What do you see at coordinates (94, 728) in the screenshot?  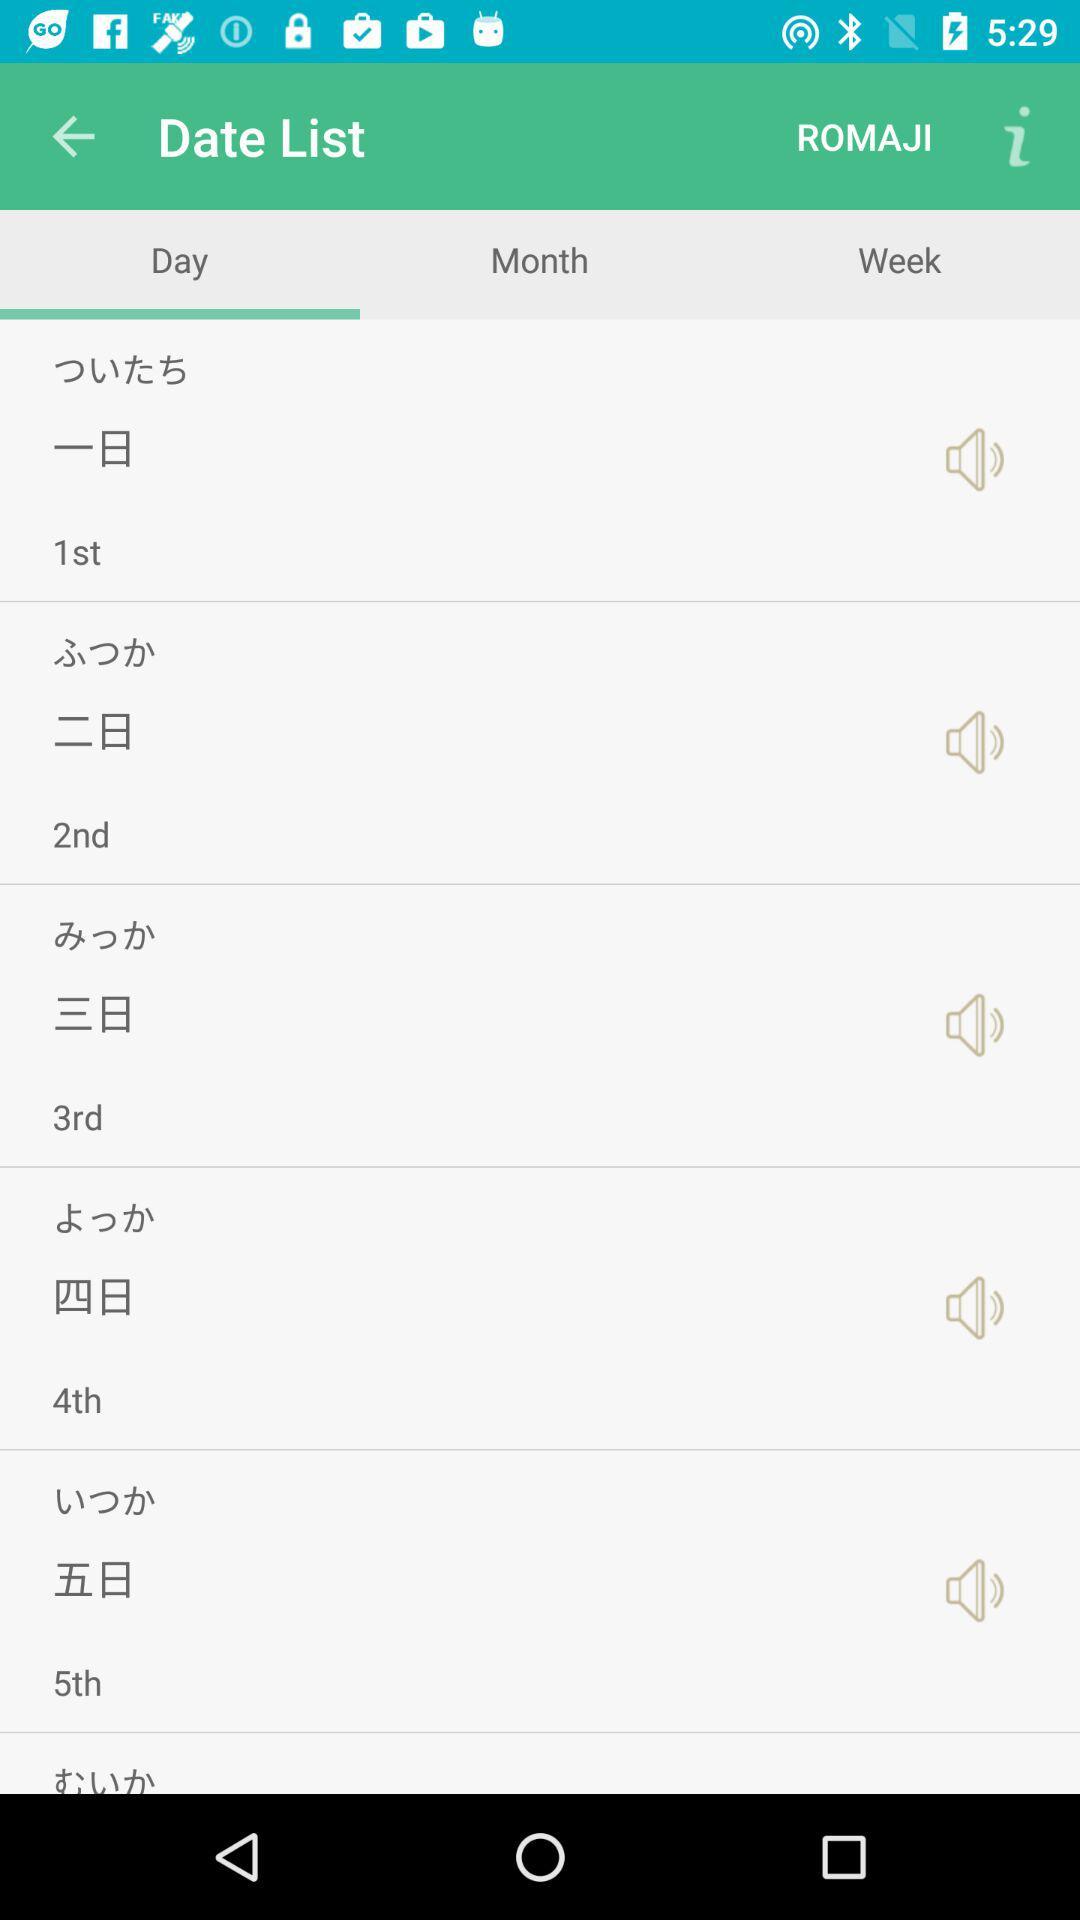 I see `item above 2nd app` at bounding box center [94, 728].